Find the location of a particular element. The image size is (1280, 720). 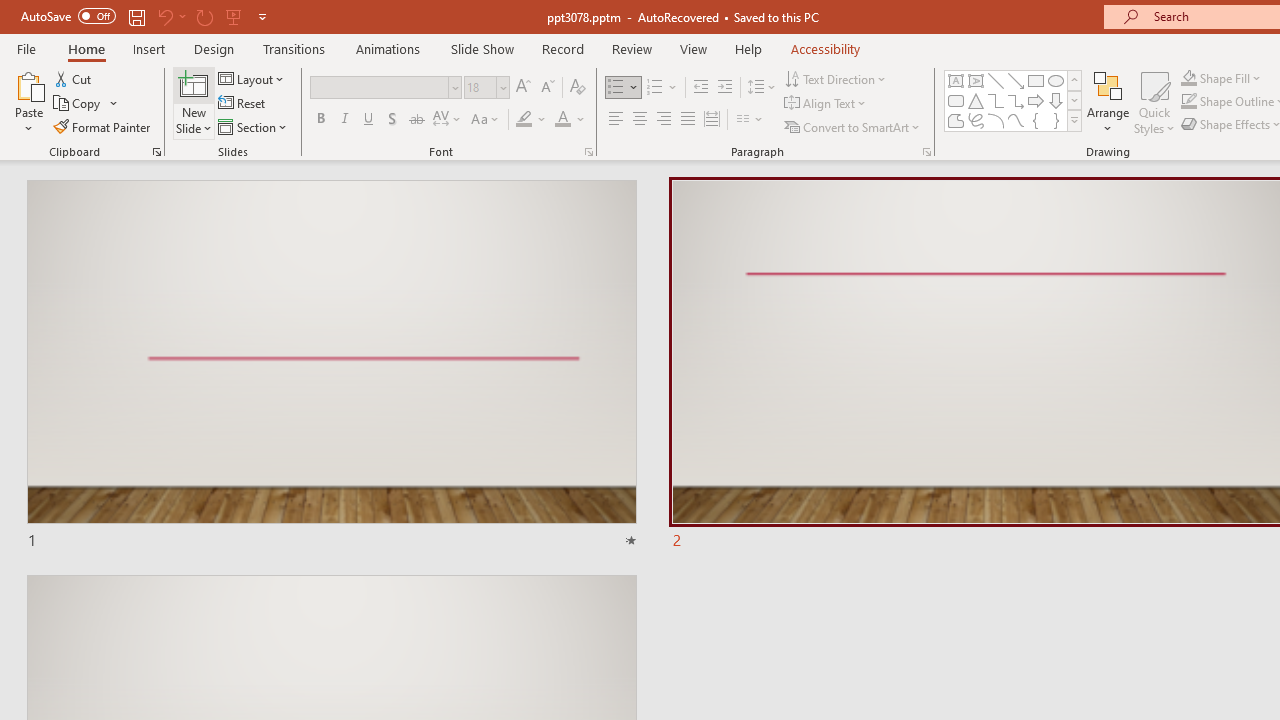

'Section' is located at coordinates (253, 127).